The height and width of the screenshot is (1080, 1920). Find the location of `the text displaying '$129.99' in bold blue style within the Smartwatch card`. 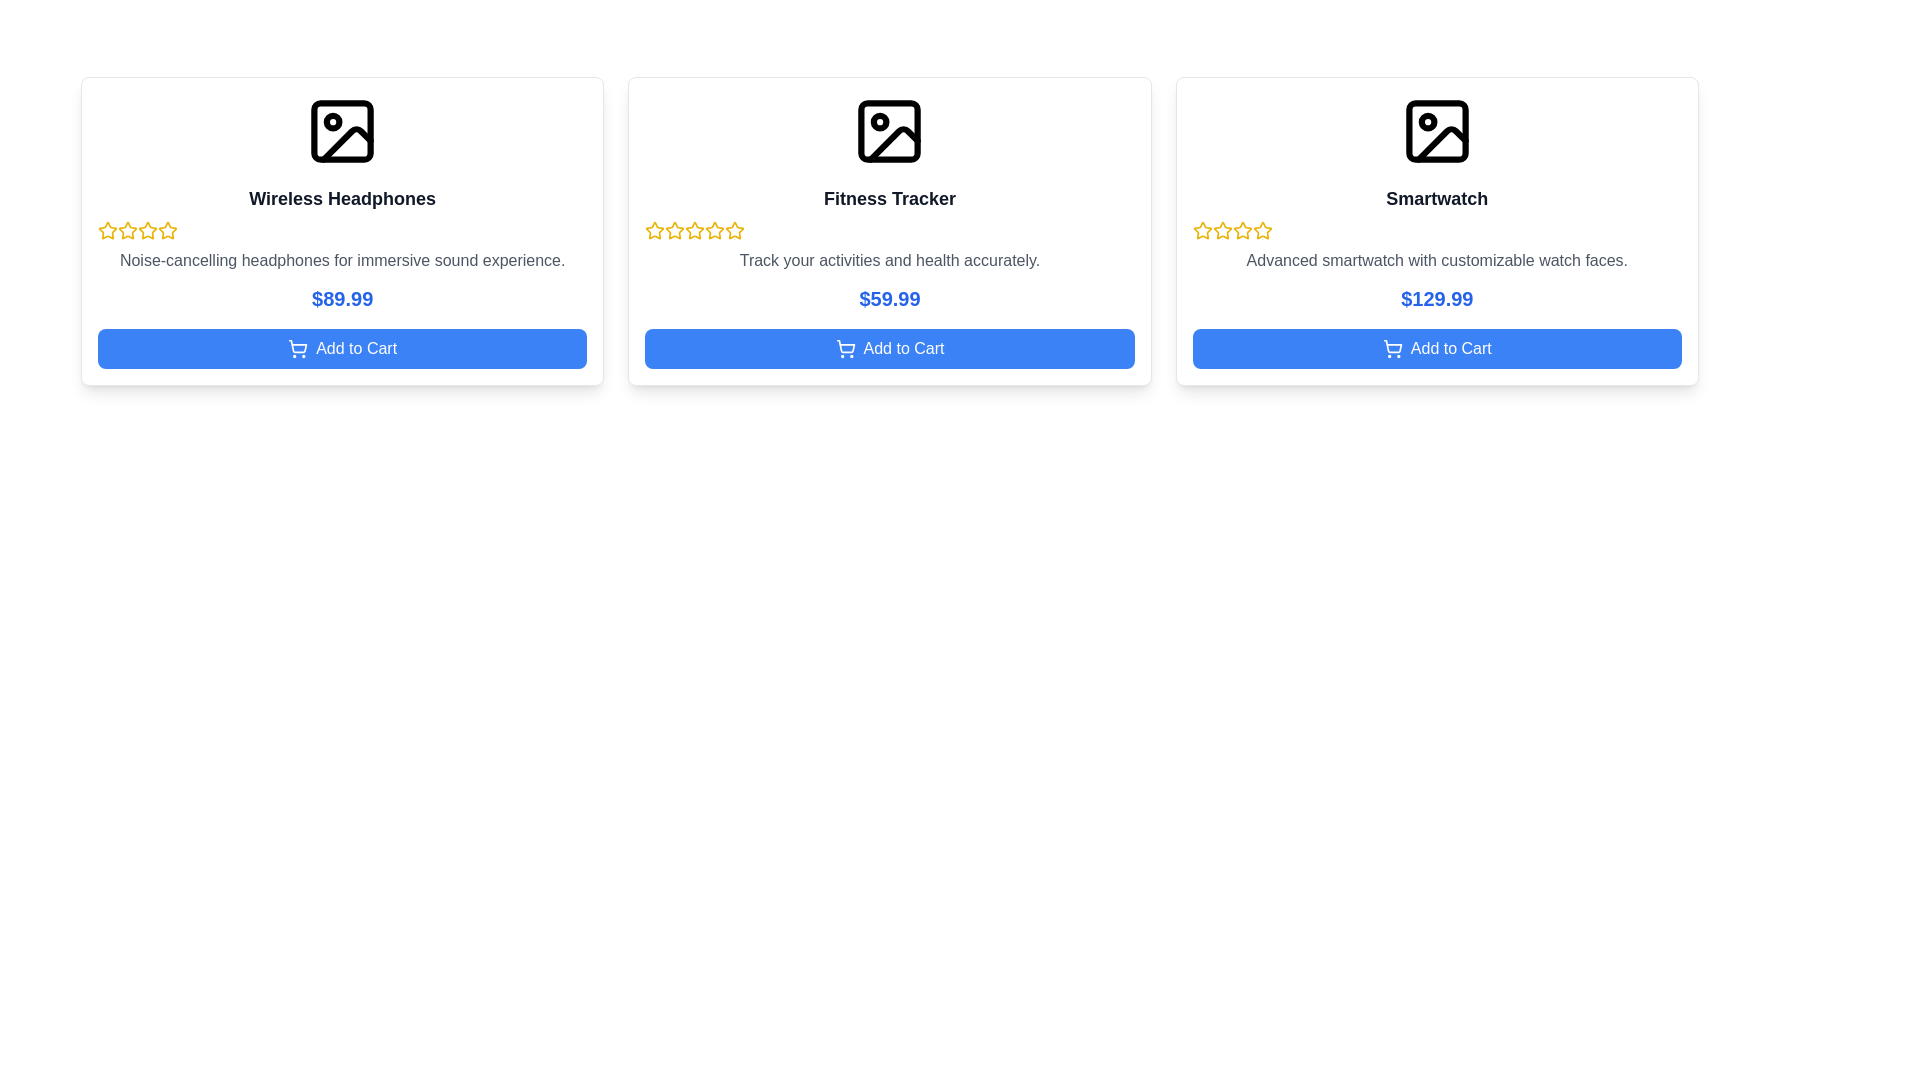

the text displaying '$129.99' in bold blue style within the Smartwatch card is located at coordinates (1436, 299).